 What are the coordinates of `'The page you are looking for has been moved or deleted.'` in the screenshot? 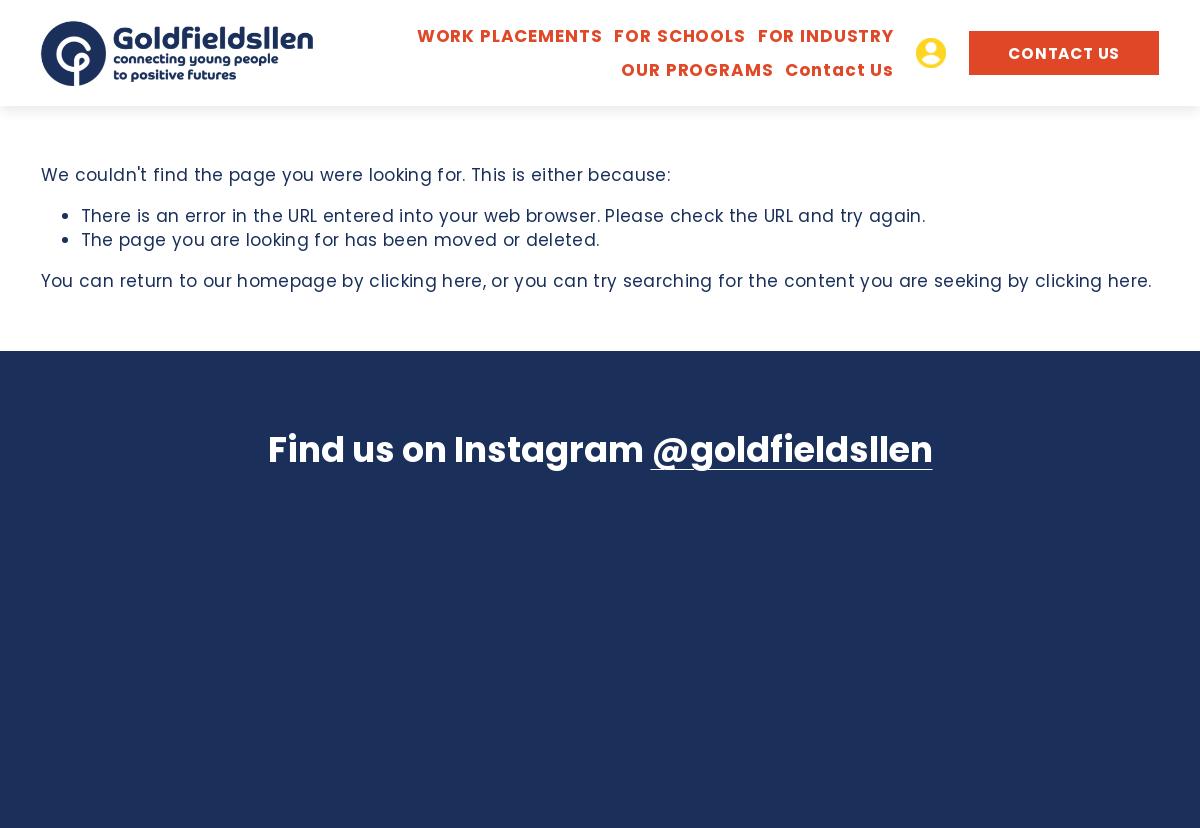 It's located at (339, 238).